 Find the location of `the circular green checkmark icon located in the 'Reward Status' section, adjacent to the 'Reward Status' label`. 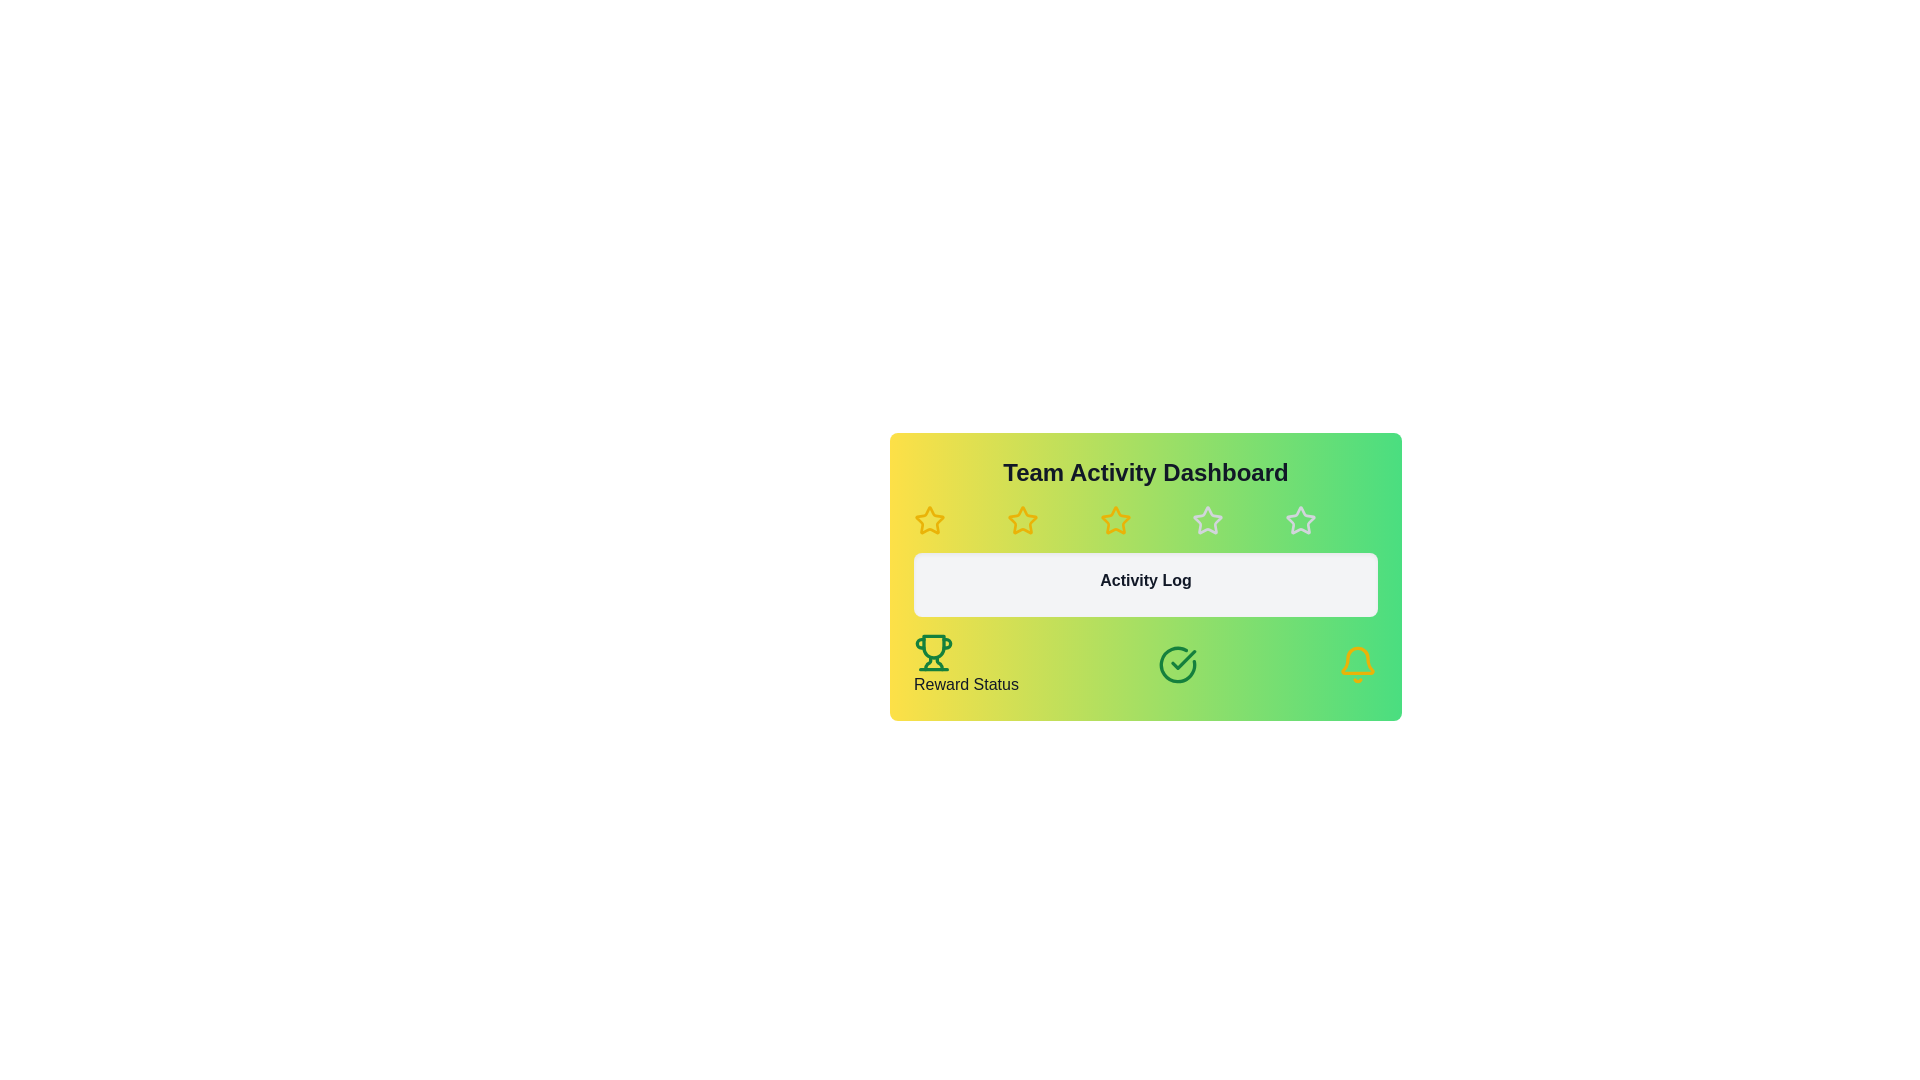

the circular green checkmark icon located in the 'Reward Status' section, adjacent to the 'Reward Status' label is located at coordinates (1178, 664).